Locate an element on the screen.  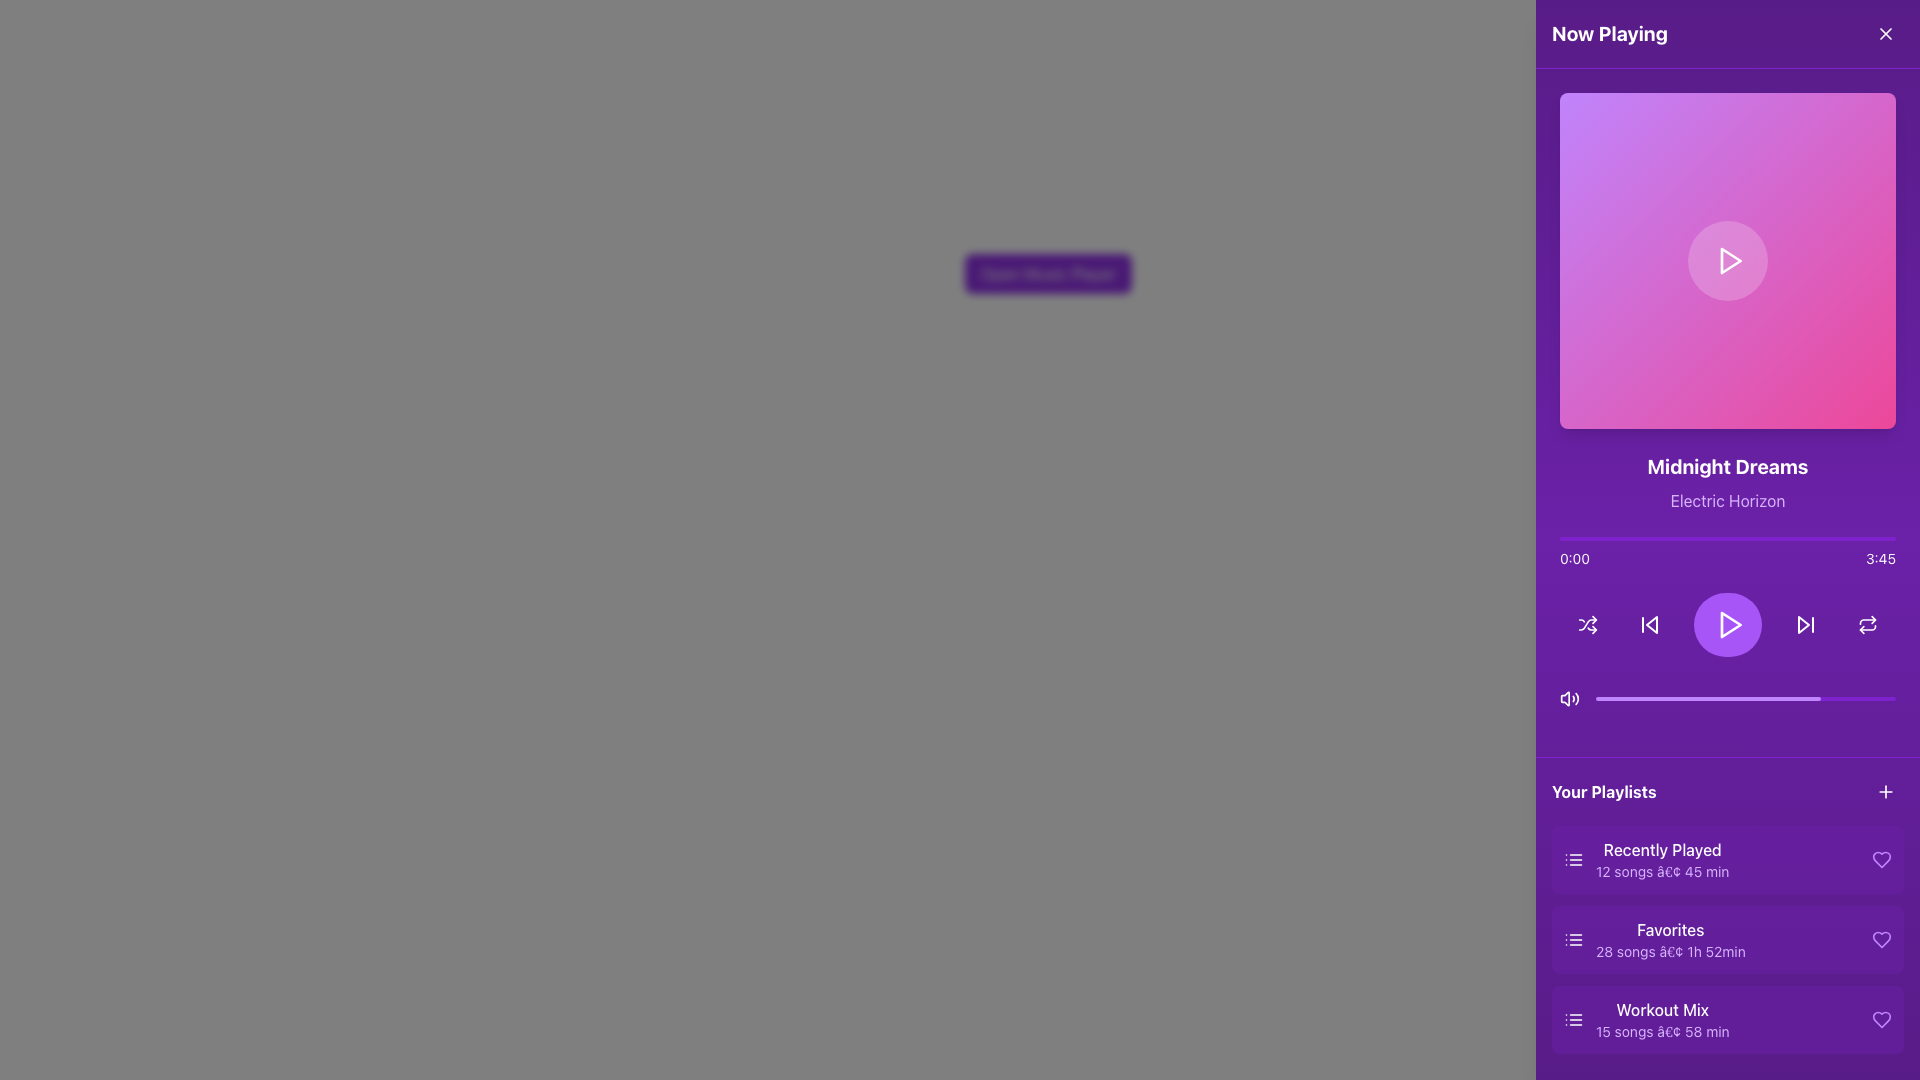
the 'Workout Mix' label with metadata, which displays '15 songs • 58 min' on a purple background, located in the 'Your Playlists' section is located at coordinates (1662, 1019).